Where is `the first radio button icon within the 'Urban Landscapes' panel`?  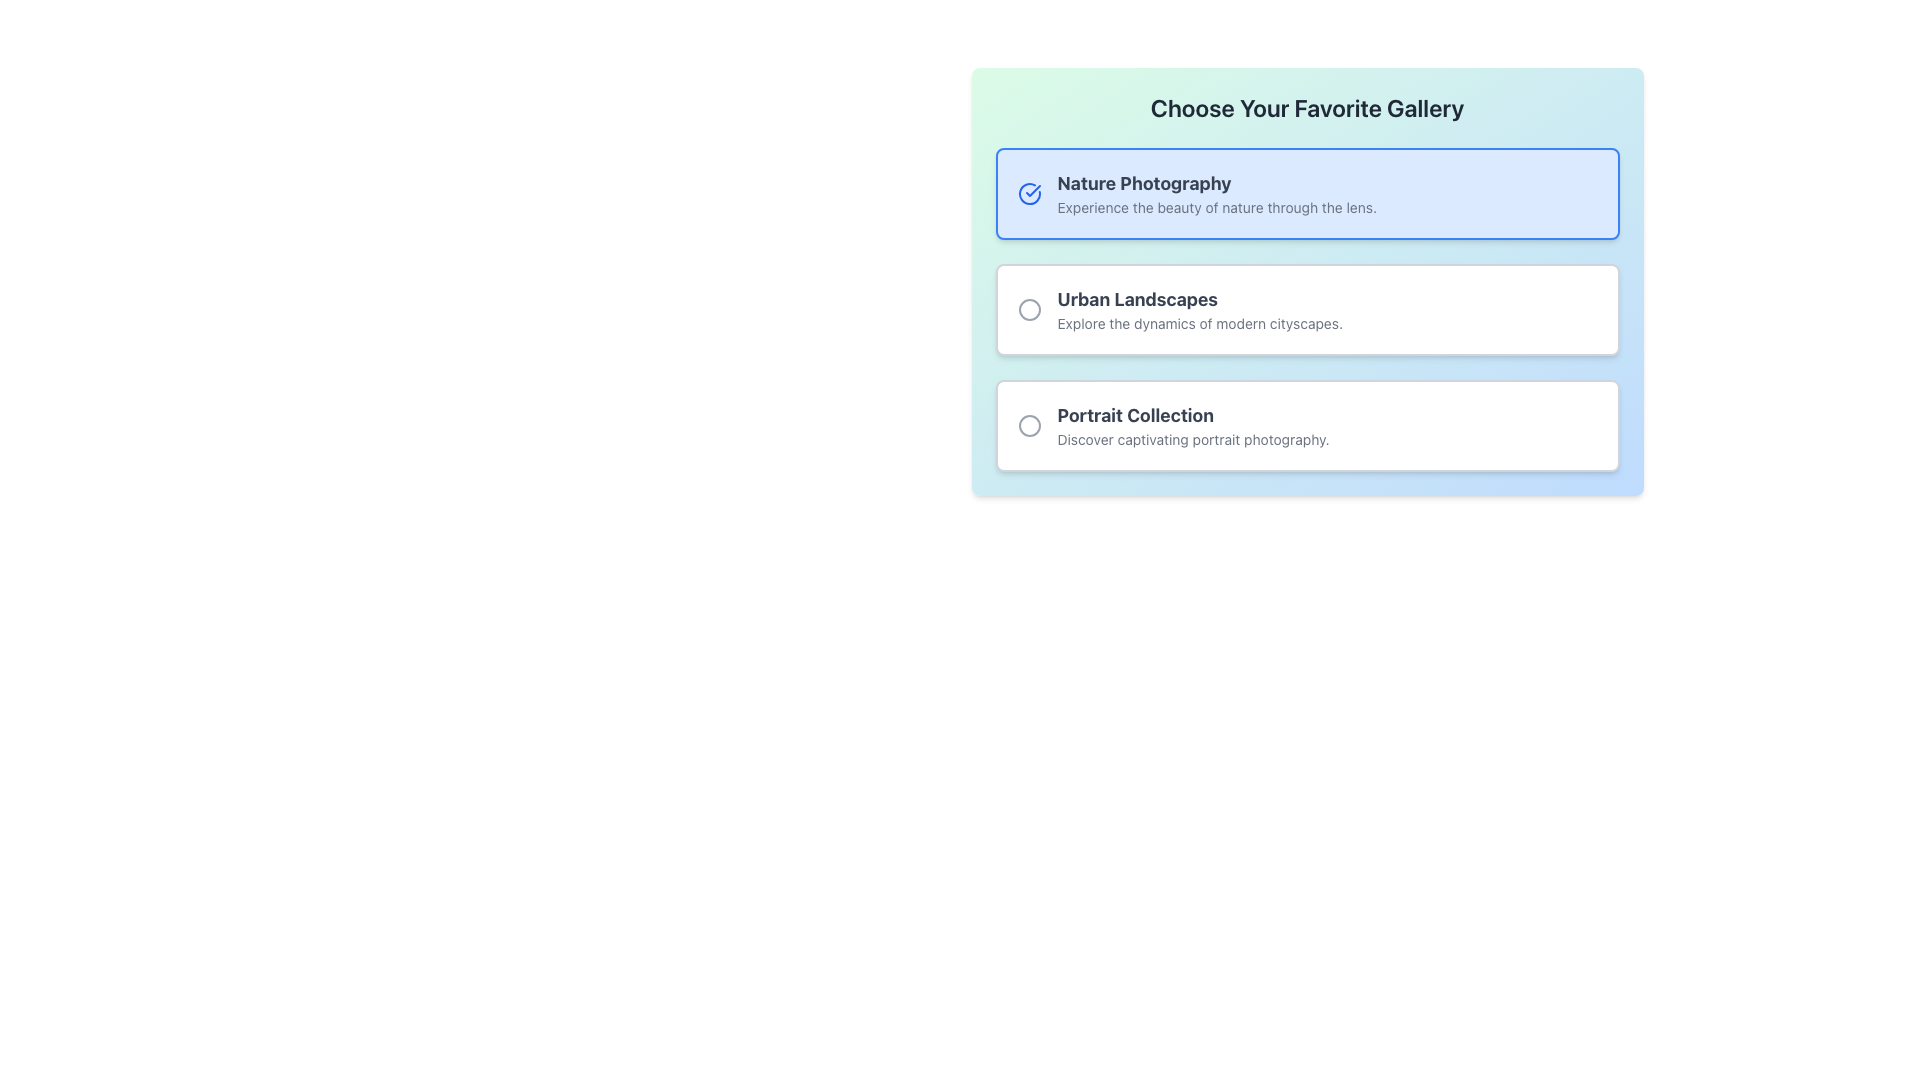 the first radio button icon within the 'Urban Landscapes' panel is located at coordinates (1029, 309).